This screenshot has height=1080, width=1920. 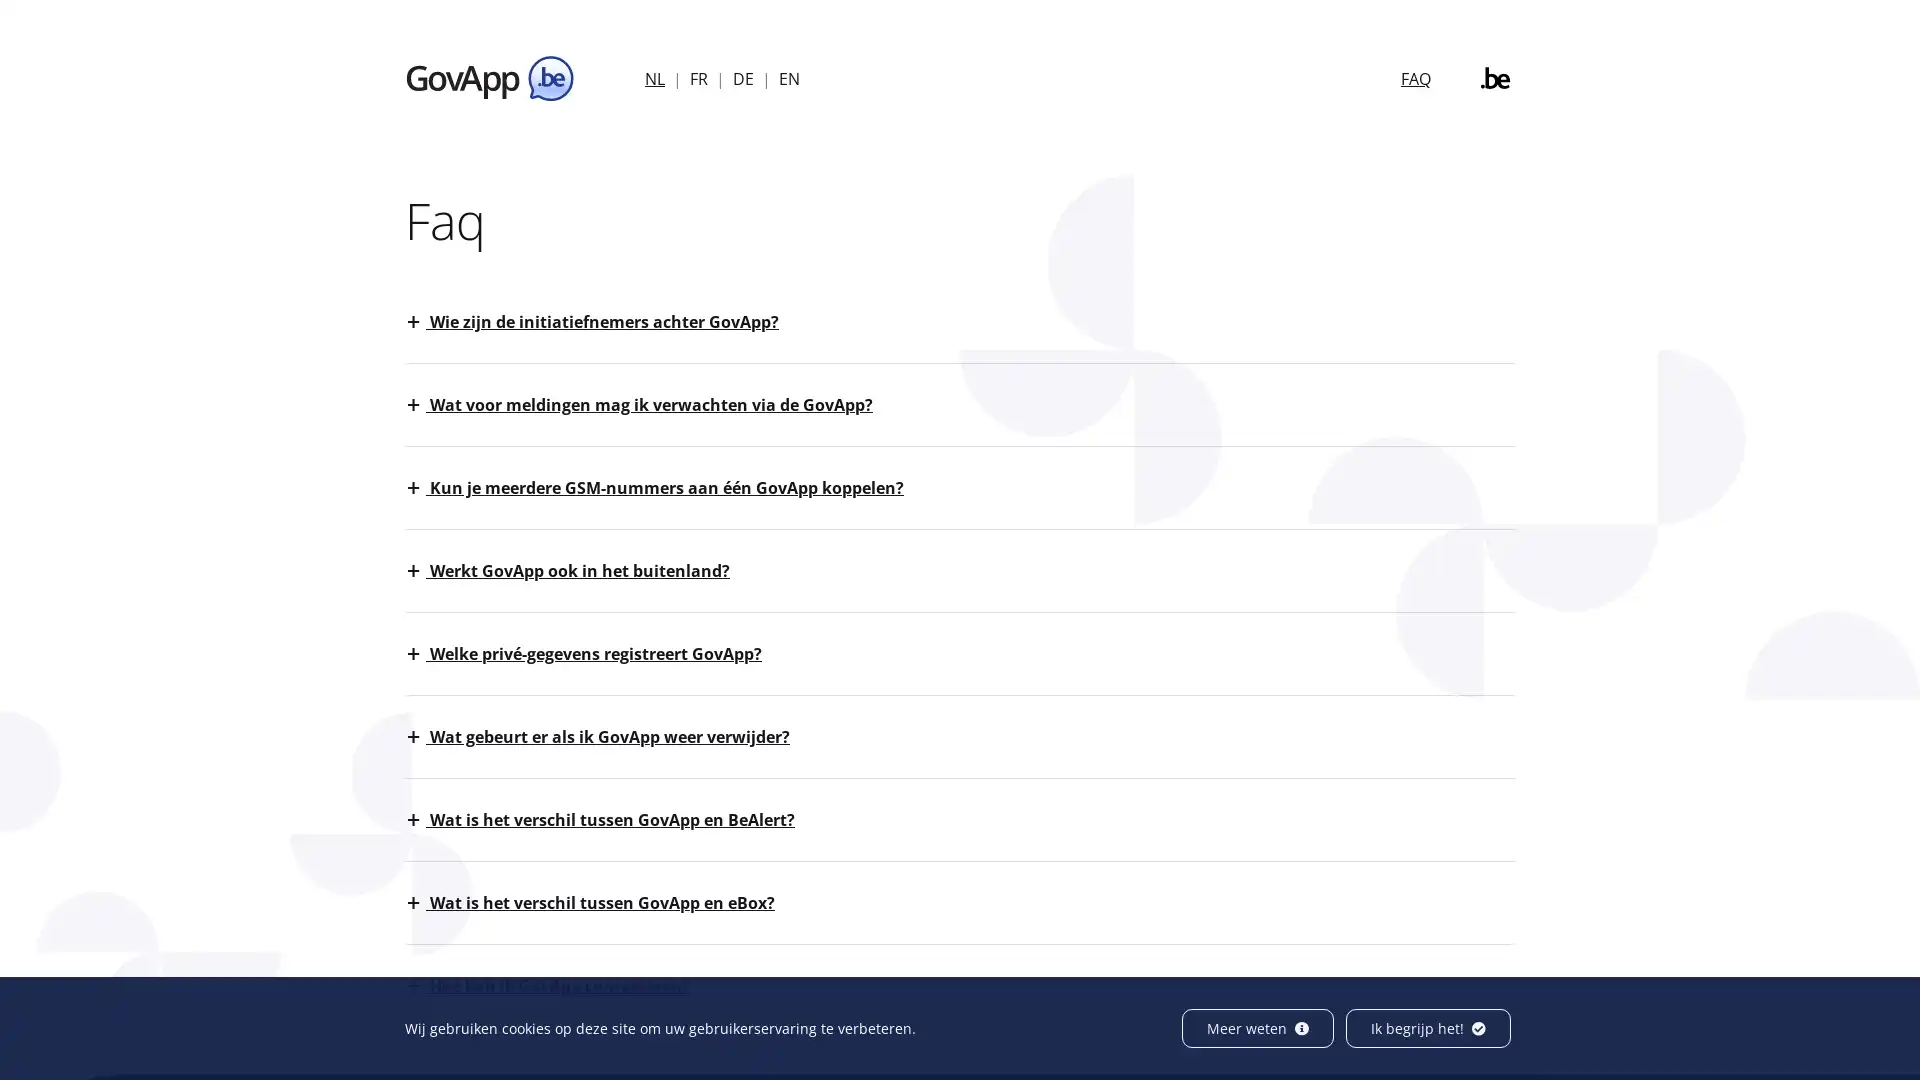 I want to click on + Wat gebeurt er als ik GovApp weer verwijder?, so click(x=608, y=736).